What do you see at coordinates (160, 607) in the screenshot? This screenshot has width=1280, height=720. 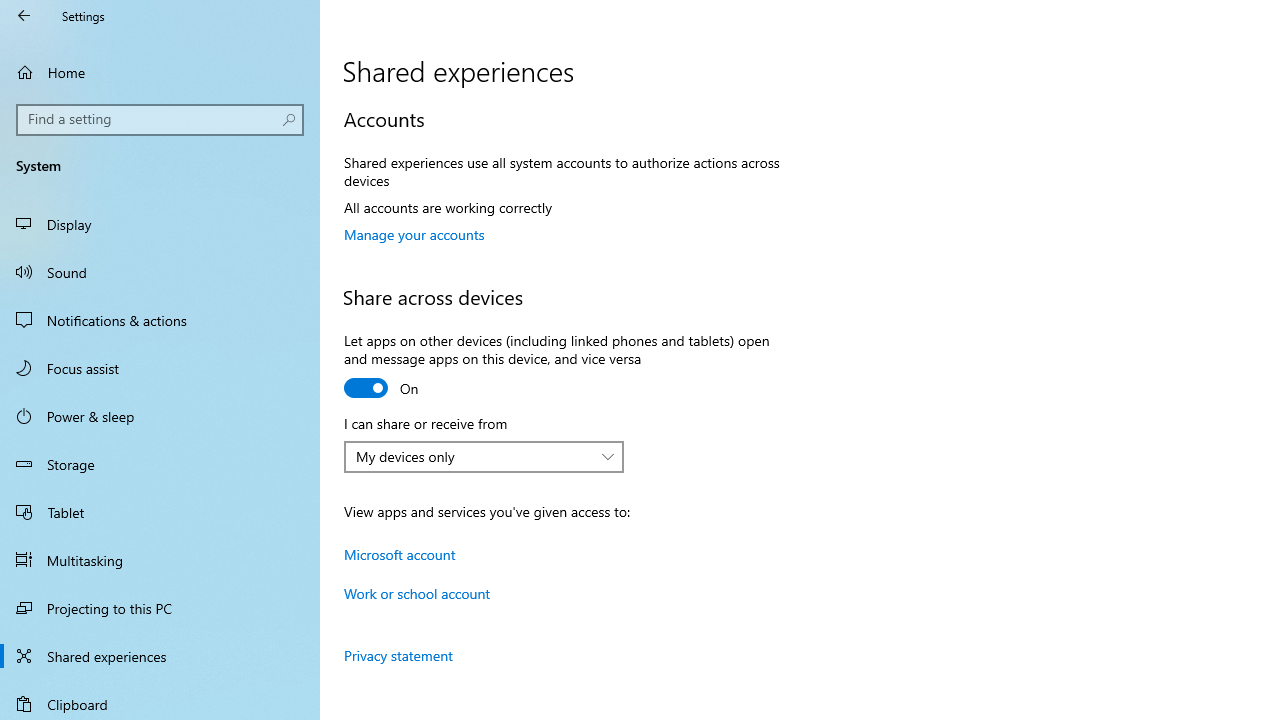 I see `'Projecting to this PC'` at bounding box center [160, 607].